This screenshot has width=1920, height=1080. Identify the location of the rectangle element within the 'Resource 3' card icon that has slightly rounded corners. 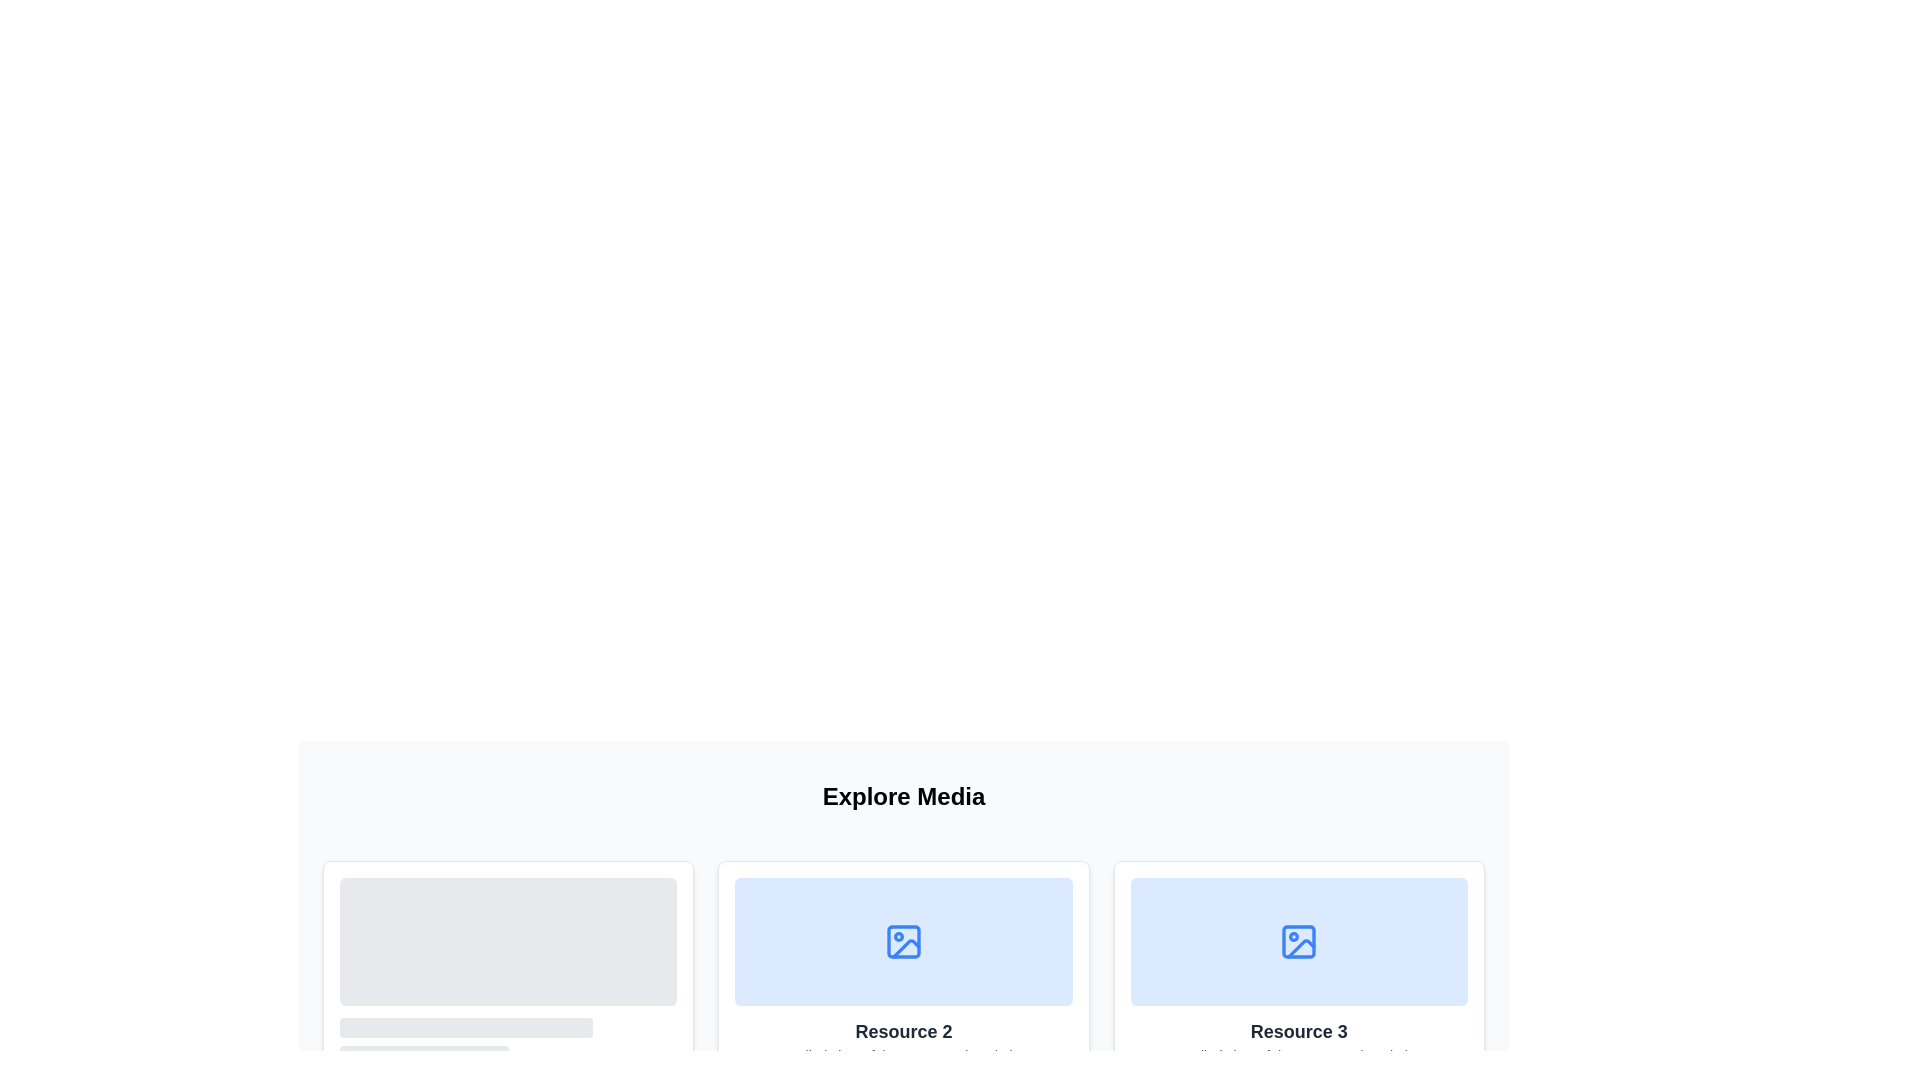
(1299, 941).